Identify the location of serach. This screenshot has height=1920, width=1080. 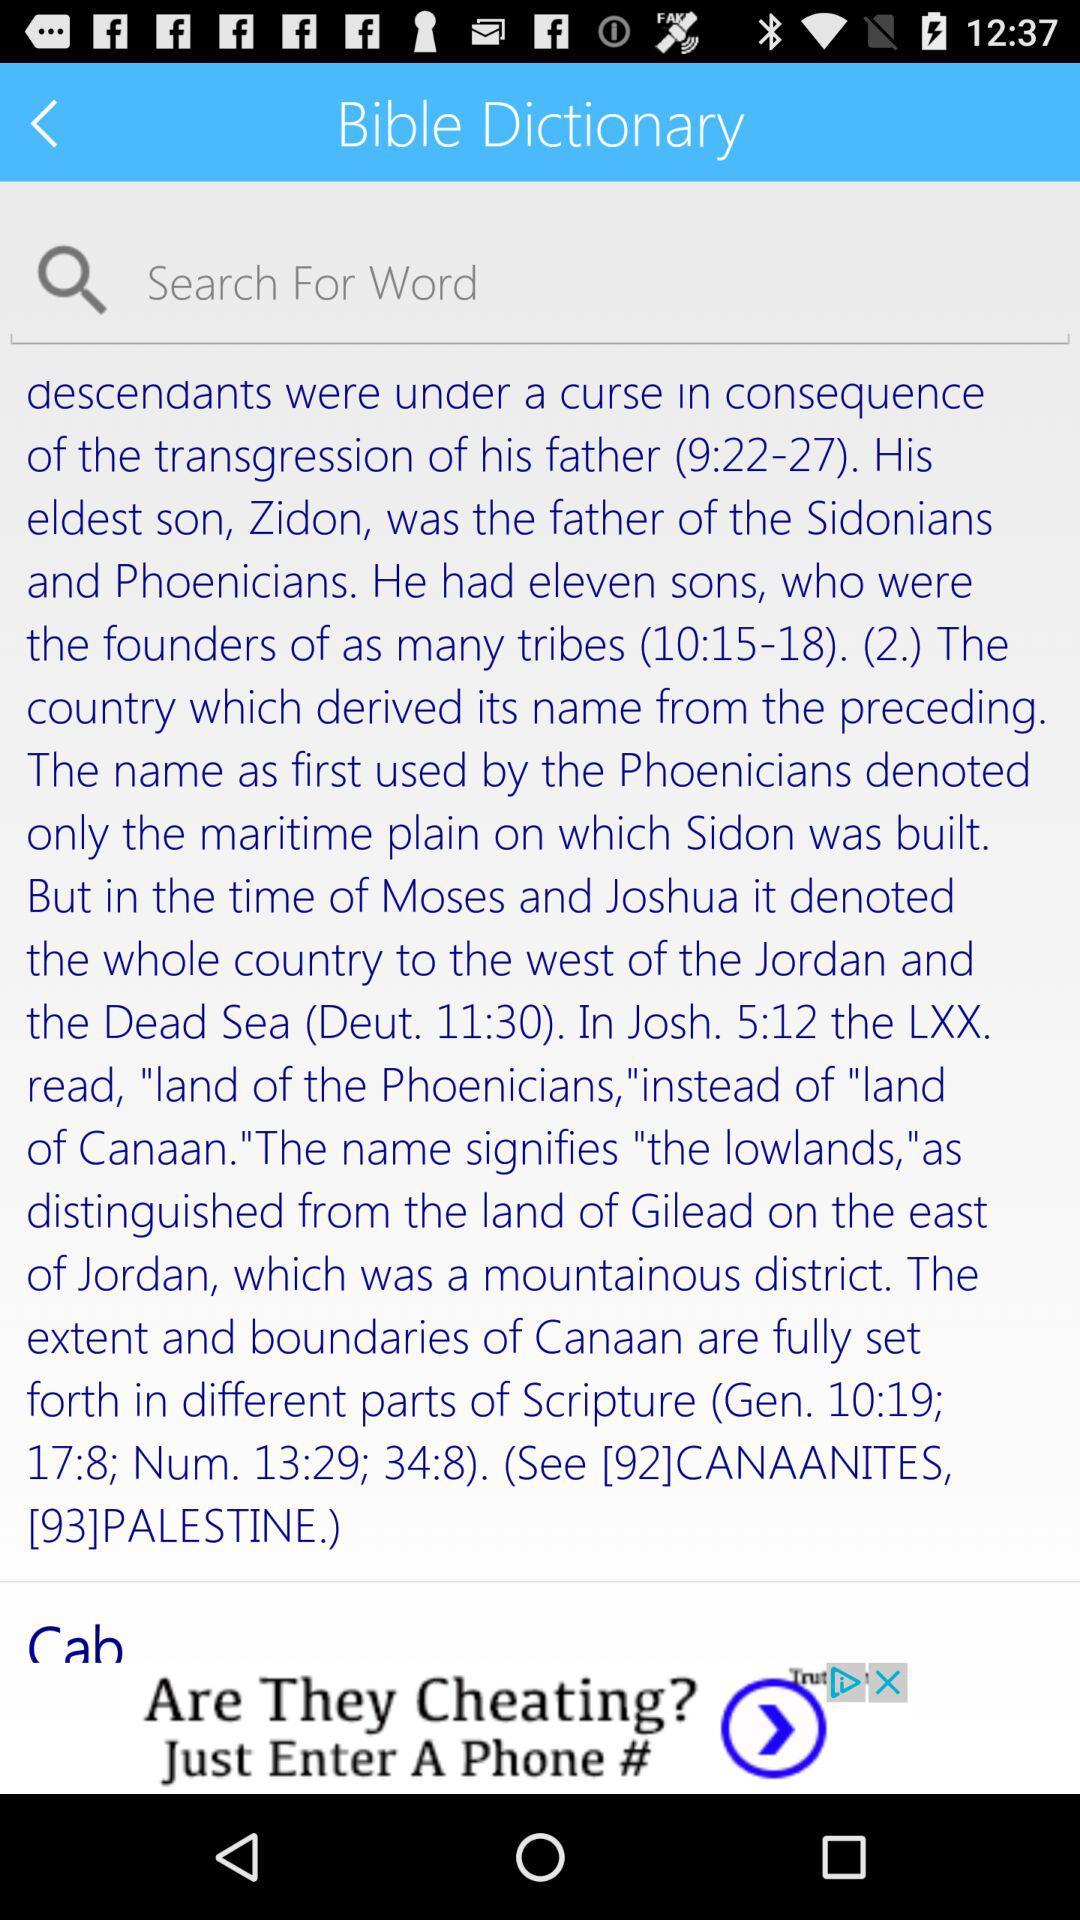
(540, 280).